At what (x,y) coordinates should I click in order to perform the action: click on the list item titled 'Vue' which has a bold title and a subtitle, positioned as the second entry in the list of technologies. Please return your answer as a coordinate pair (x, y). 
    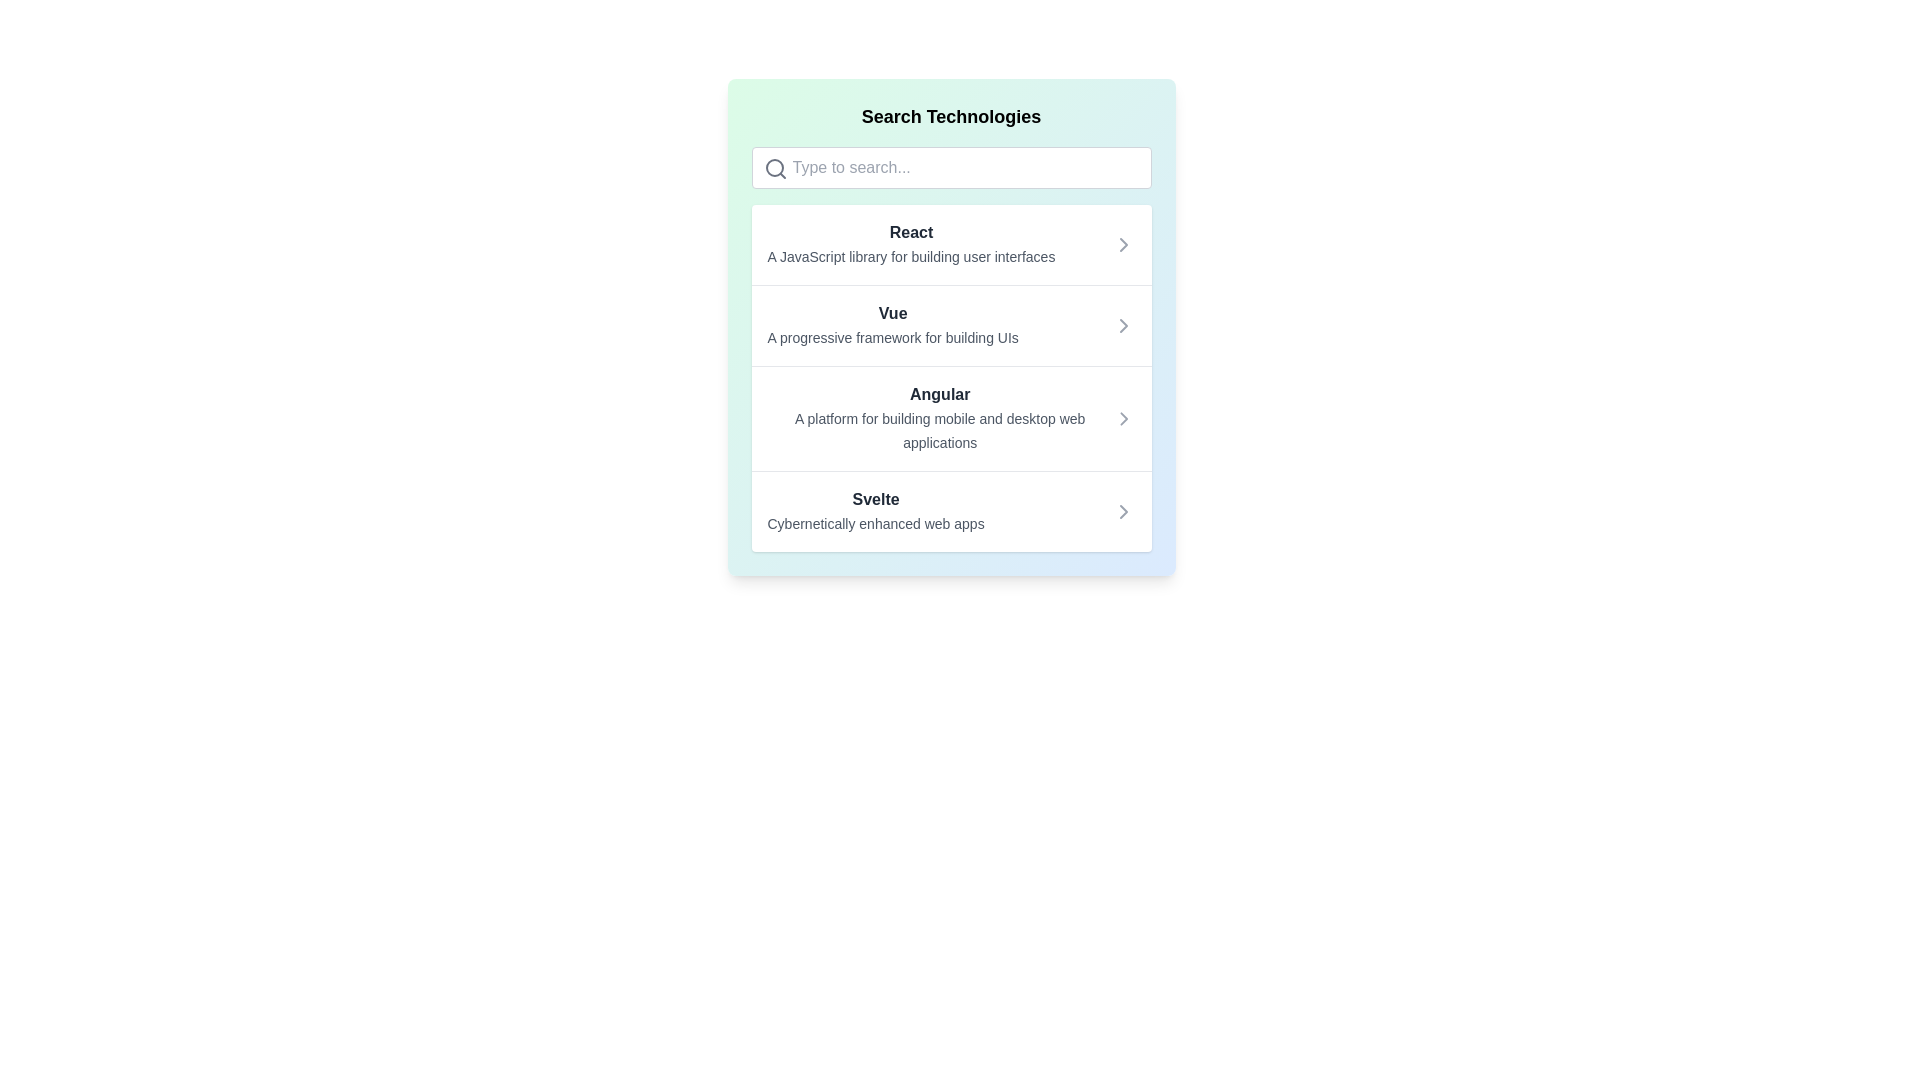
    Looking at the image, I should click on (892, 325).